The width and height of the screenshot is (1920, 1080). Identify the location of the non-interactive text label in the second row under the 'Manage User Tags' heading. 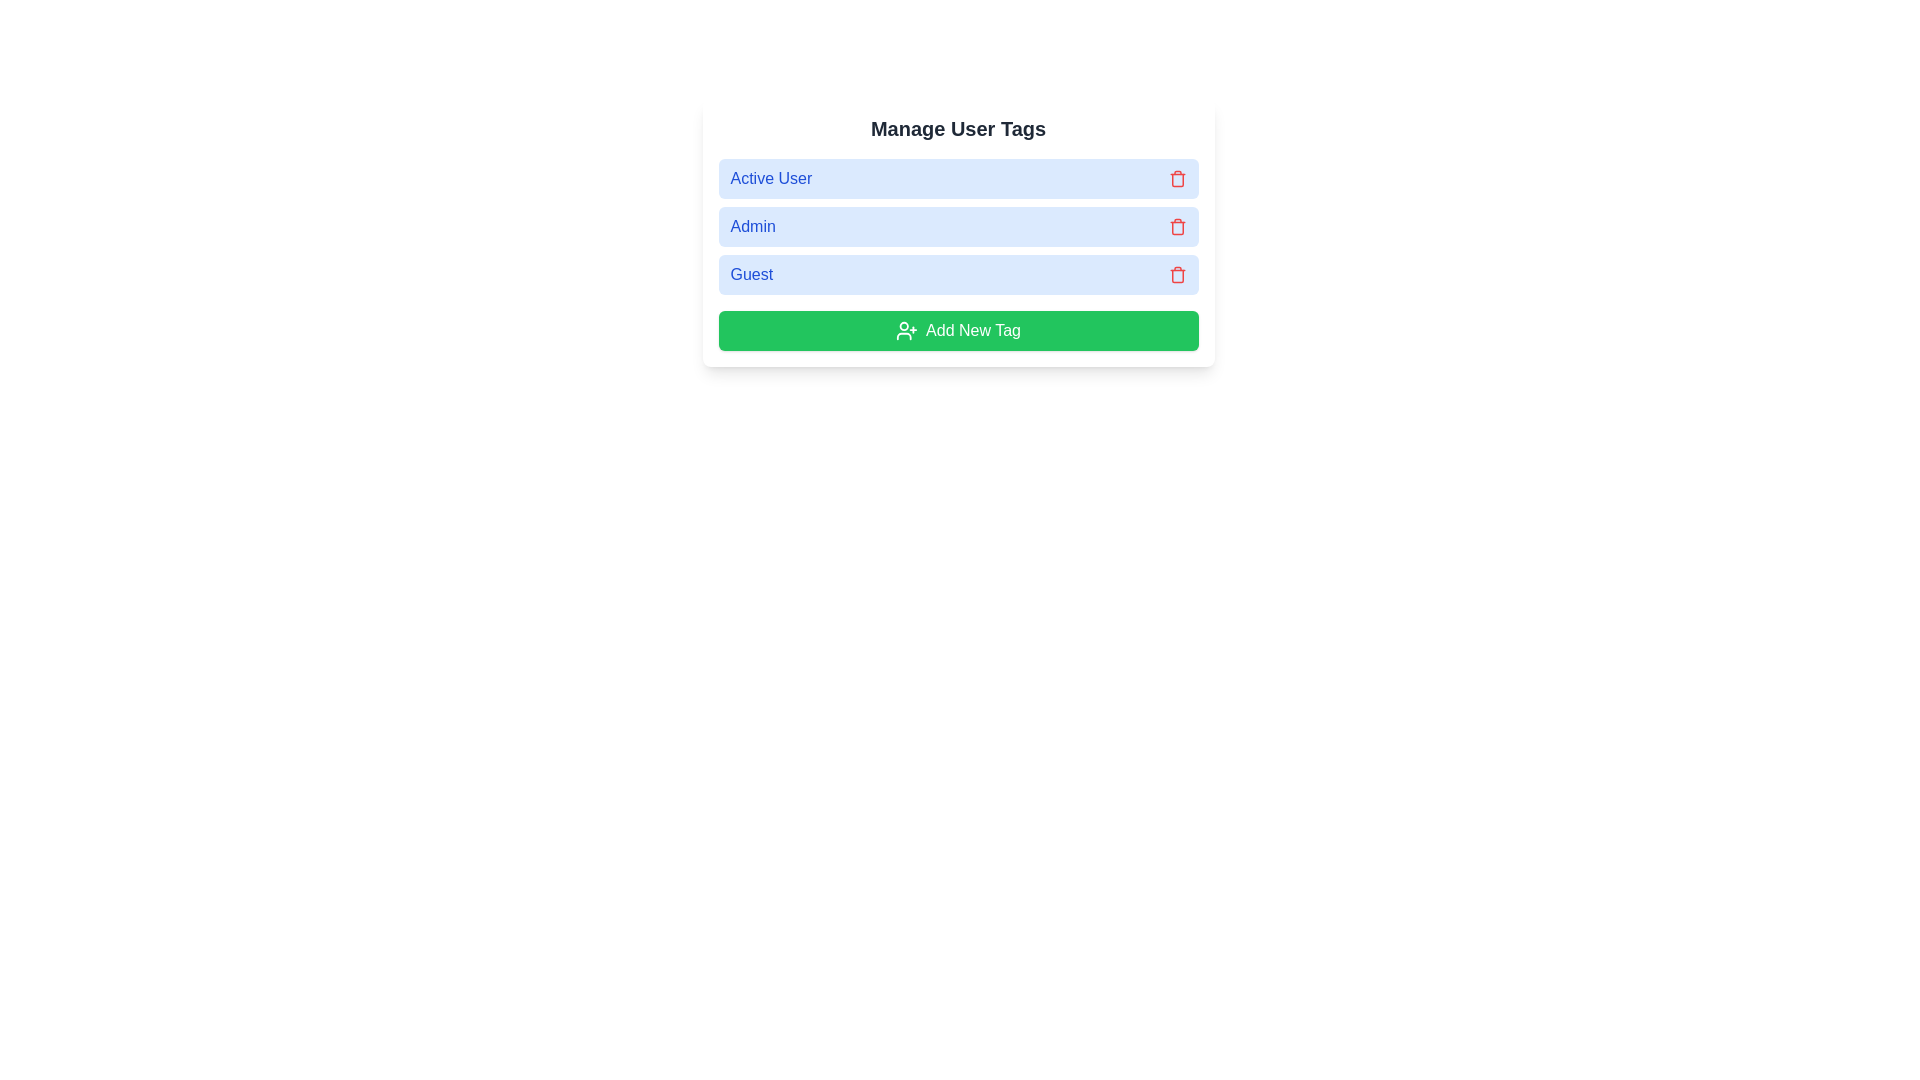
(752, 226).